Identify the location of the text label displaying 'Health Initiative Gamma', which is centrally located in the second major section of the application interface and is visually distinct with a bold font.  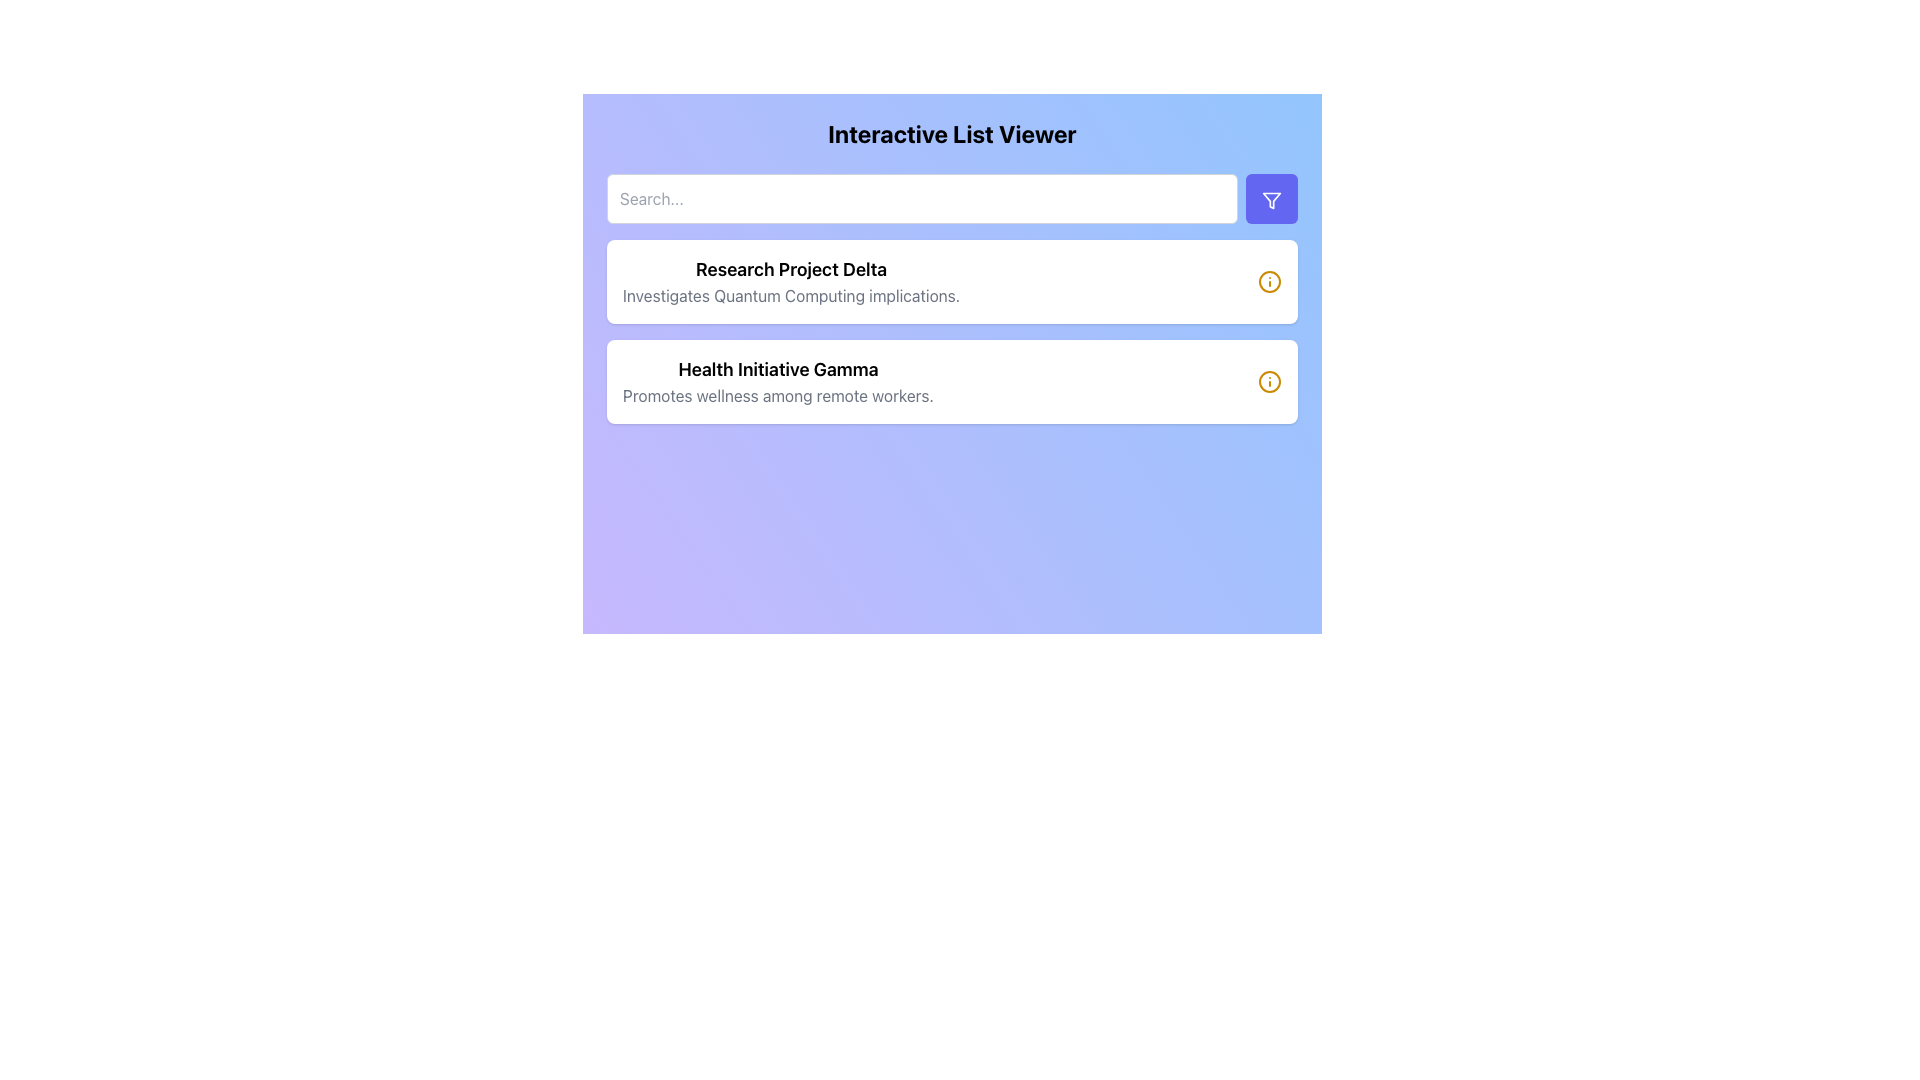
(777, 370).